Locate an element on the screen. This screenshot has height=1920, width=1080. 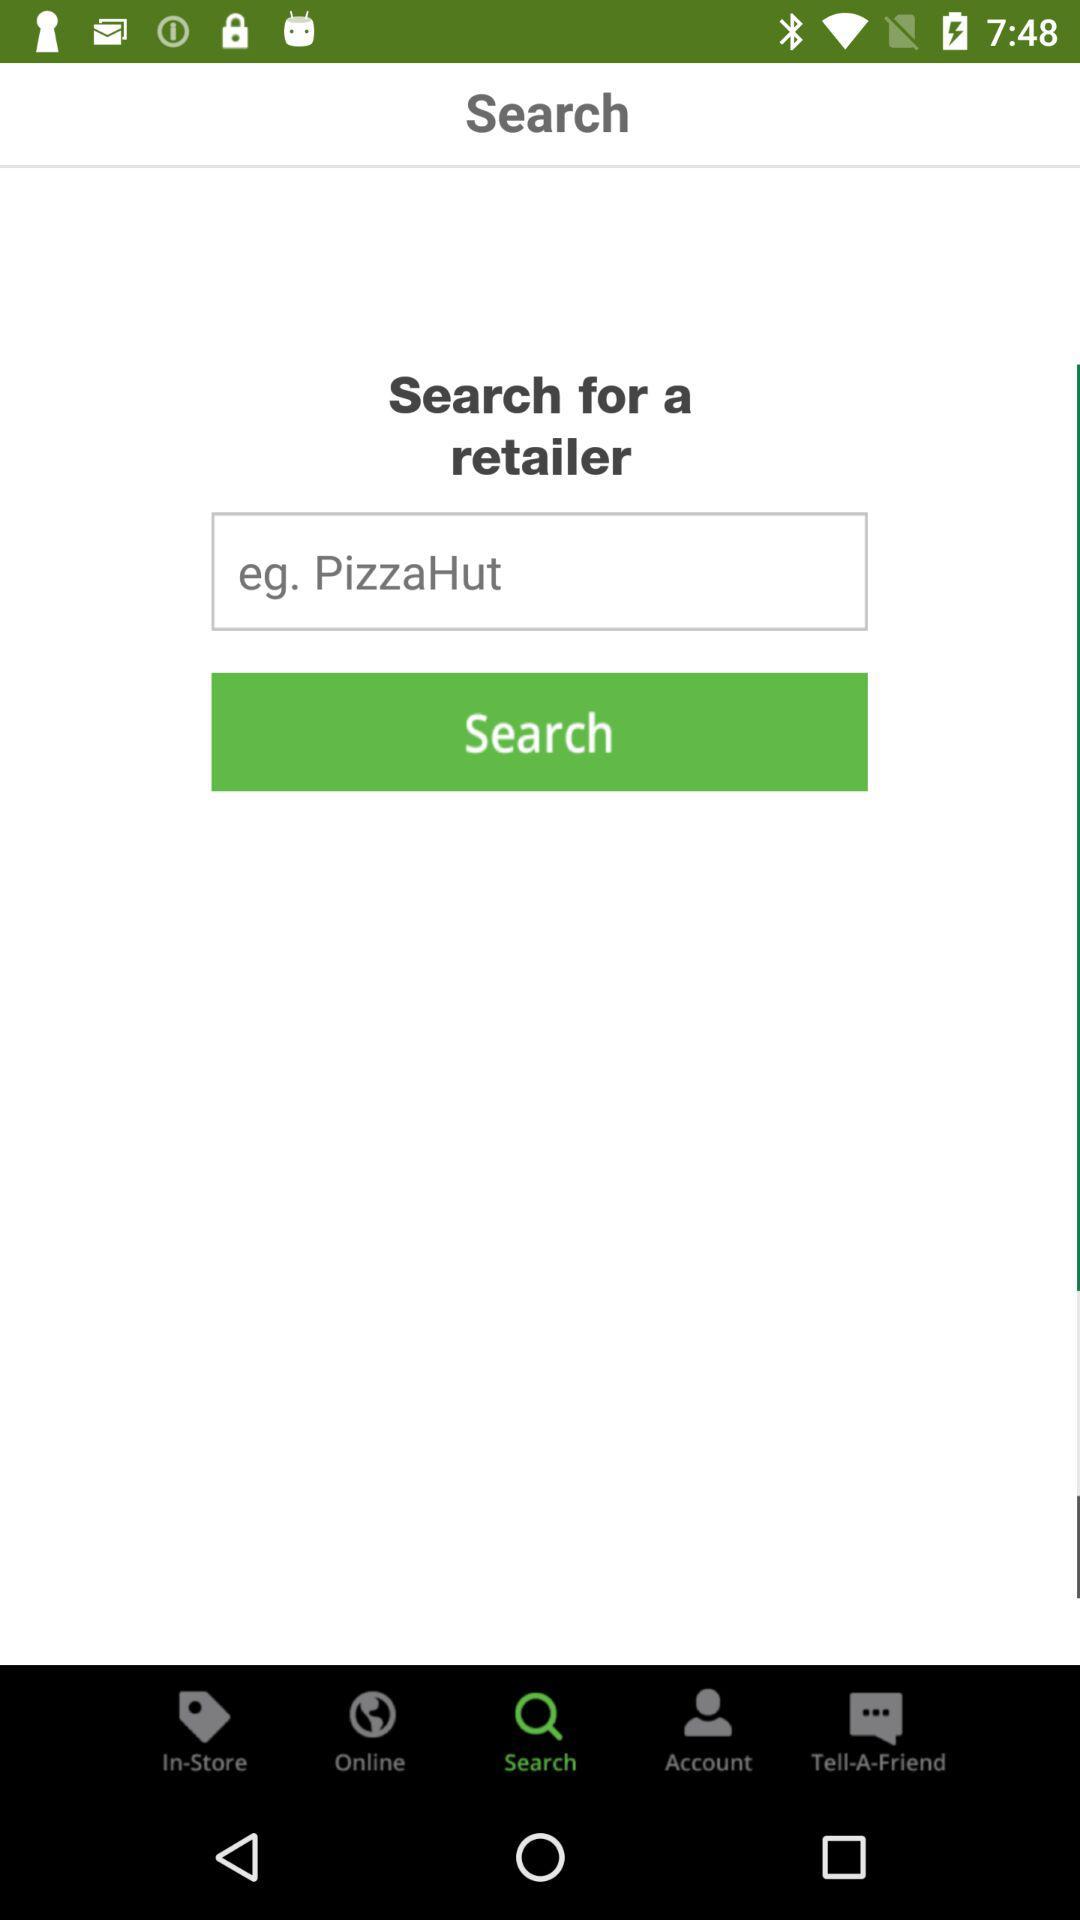
perform search is located at coordinates (538, 730).